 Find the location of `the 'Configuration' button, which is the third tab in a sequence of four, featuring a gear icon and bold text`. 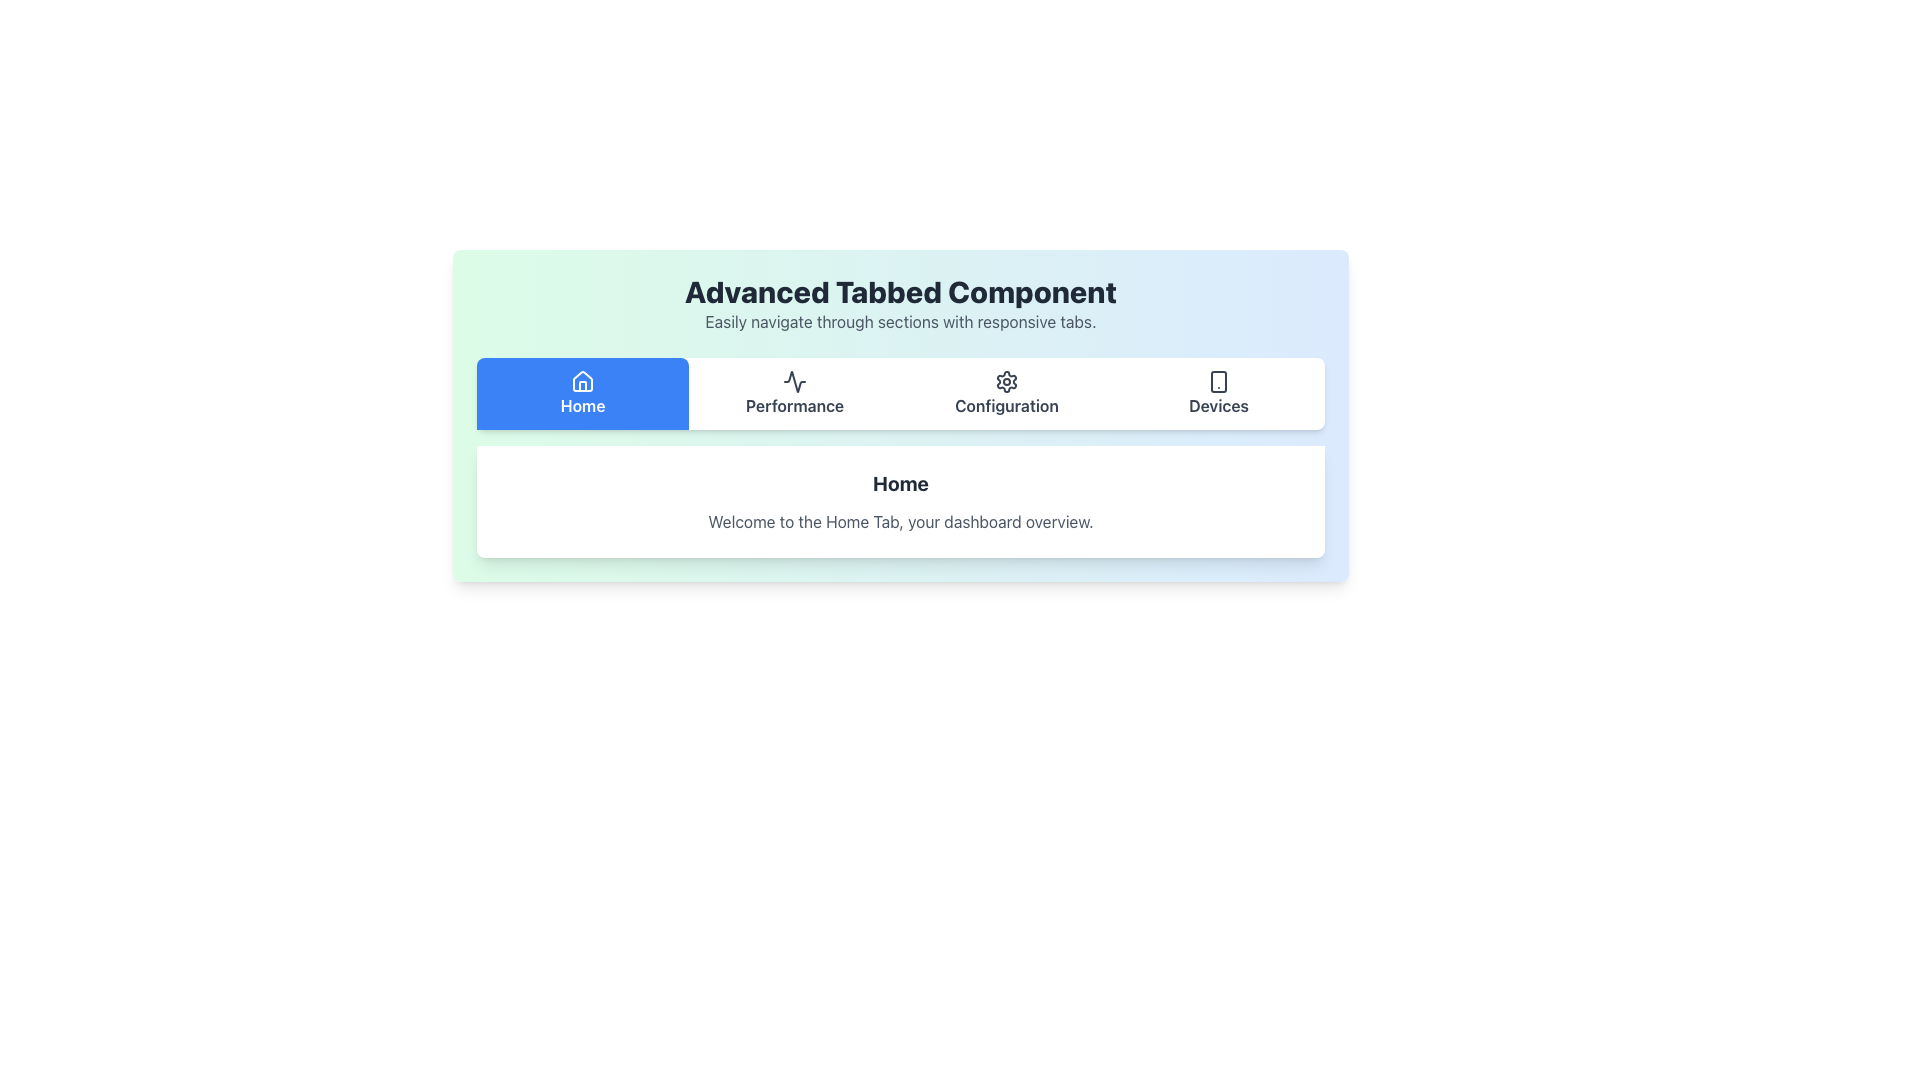

the 'Configuration' button, which is the third tab in a sequence of four, featuring a gear icon and bold text is located at coordinates (1007, 393).